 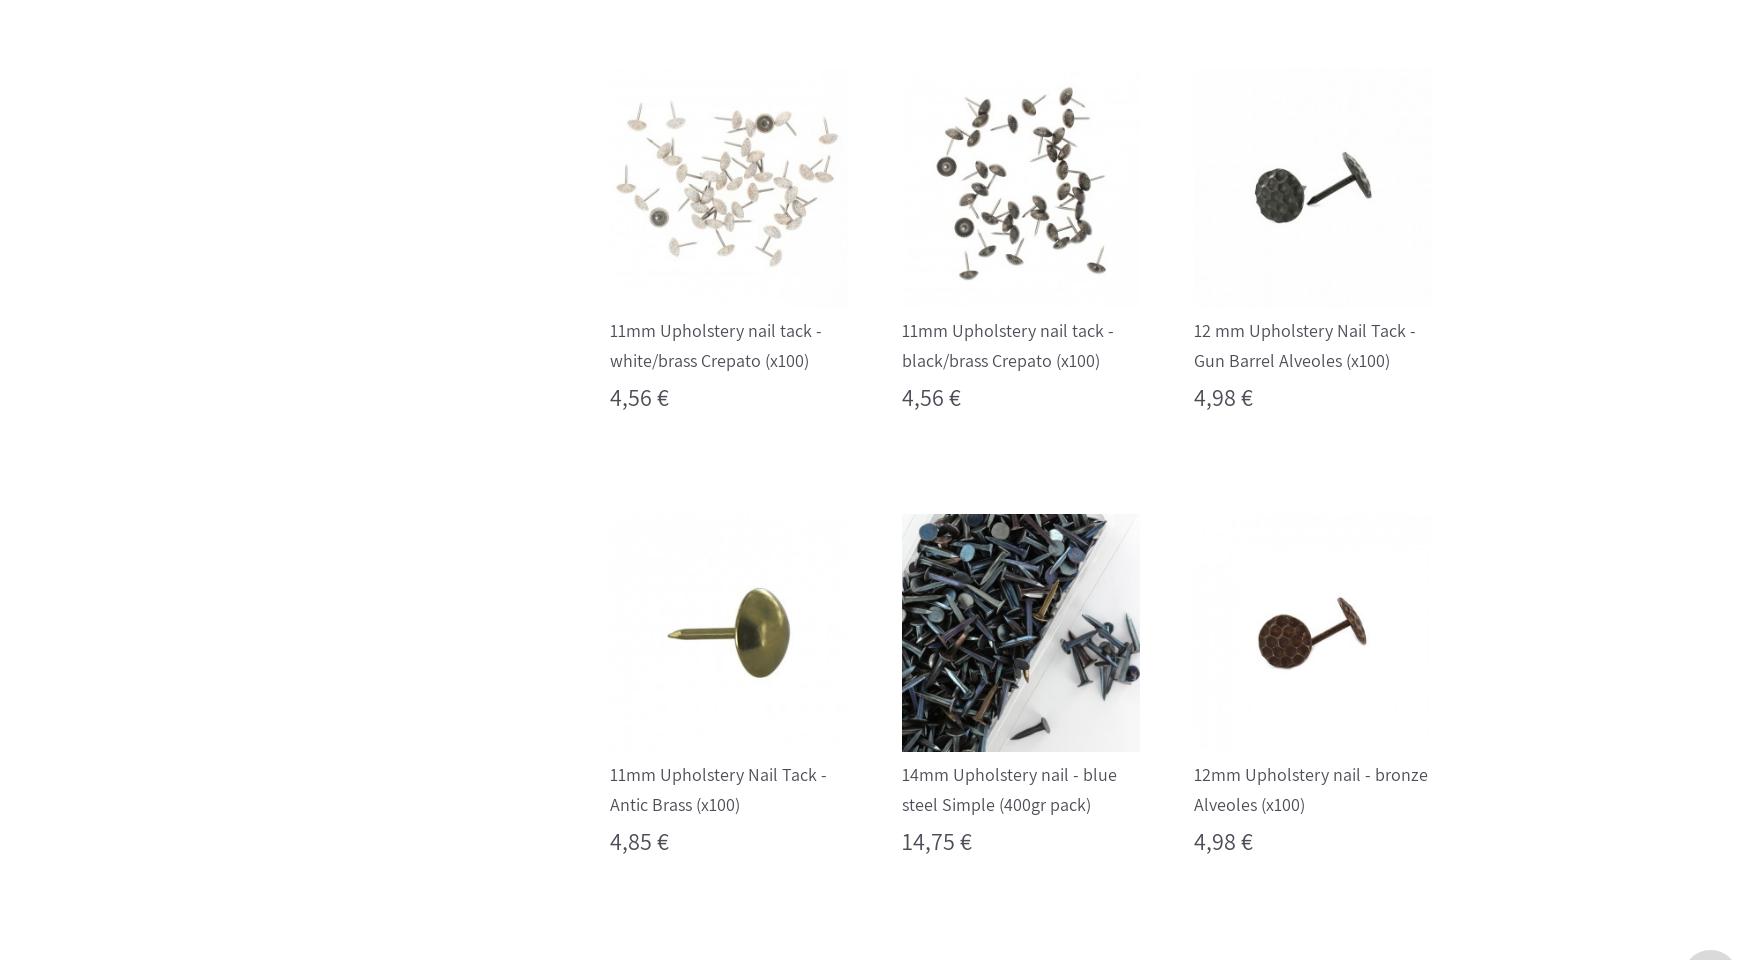 What do you see at coordinates (637, 840) in the screenshot?
I see `'4,85 €'` at bounding box center [637, 840].